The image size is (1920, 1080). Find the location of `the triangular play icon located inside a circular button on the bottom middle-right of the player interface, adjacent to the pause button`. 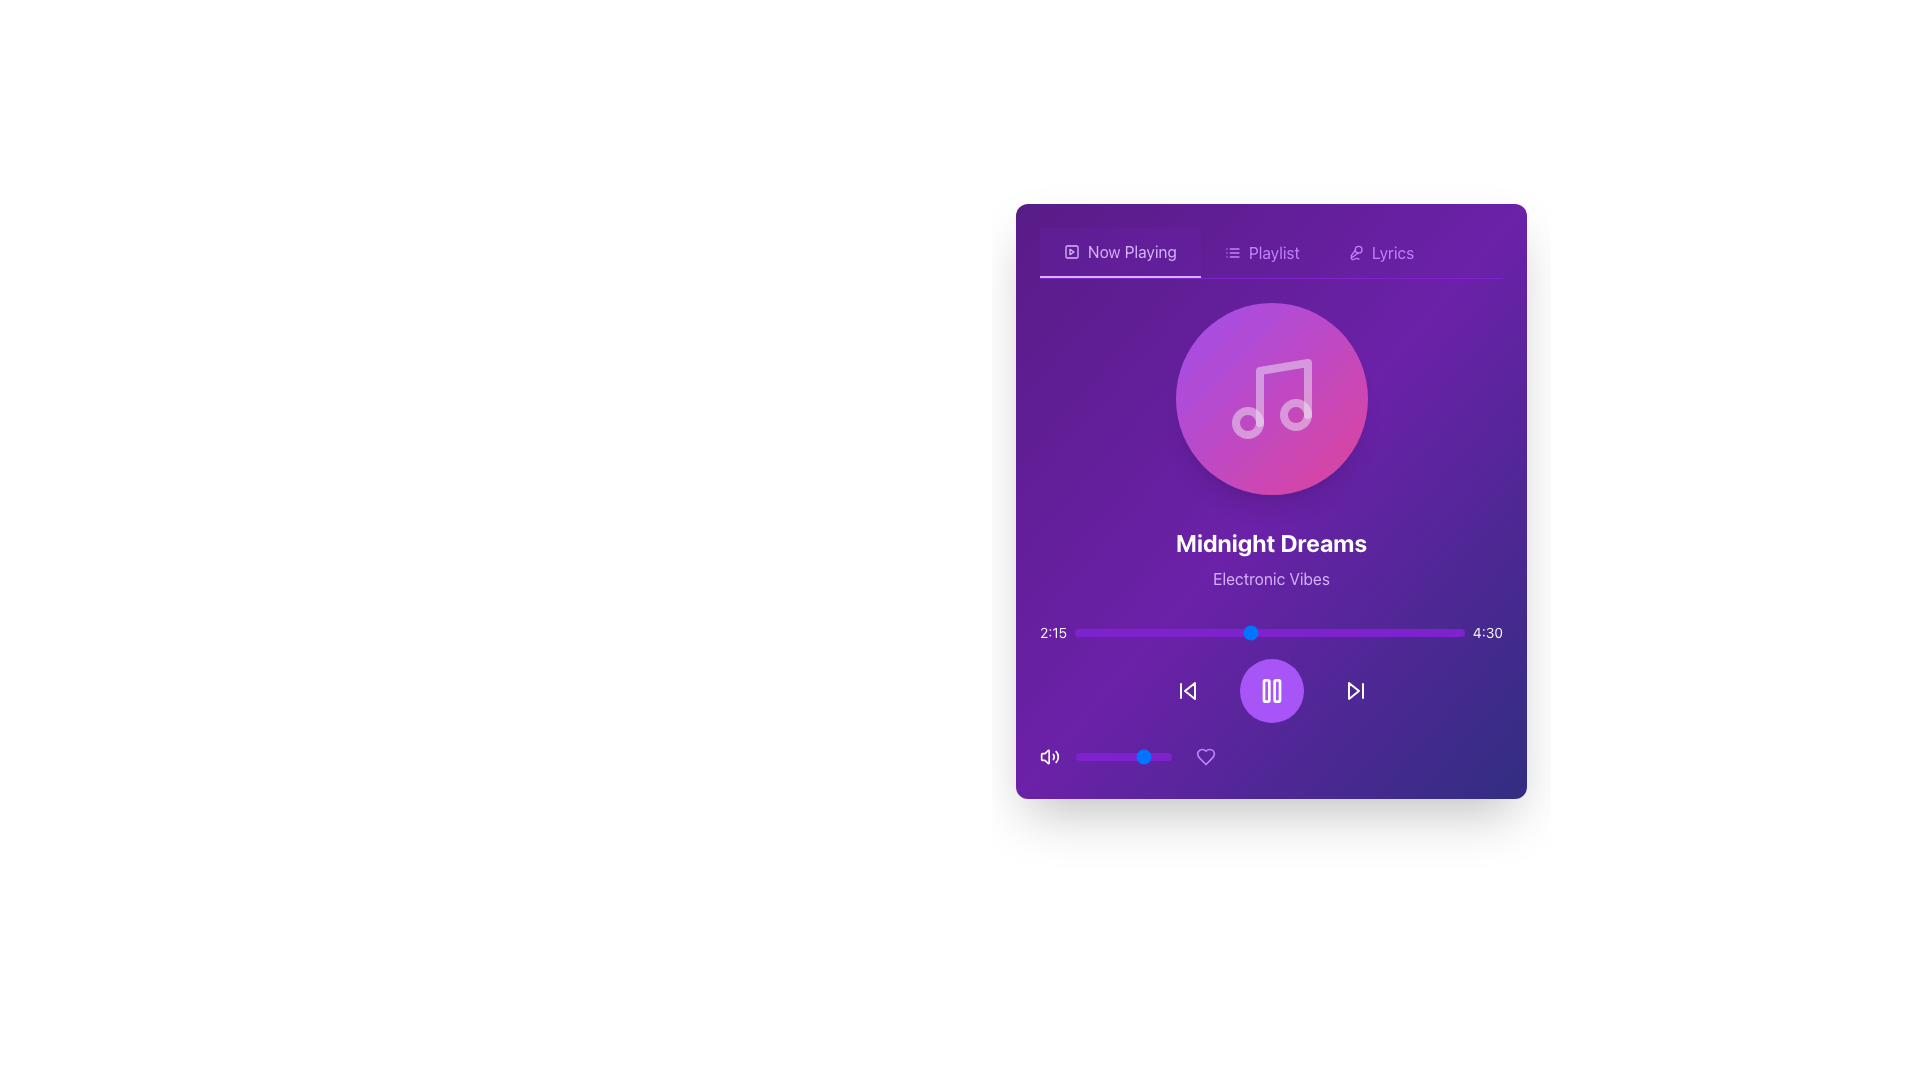

the triangular play icon located inside a circular button on the bottom middle-right of the player interface, adjacent to the pause button is located at coordinates (1353, 689).